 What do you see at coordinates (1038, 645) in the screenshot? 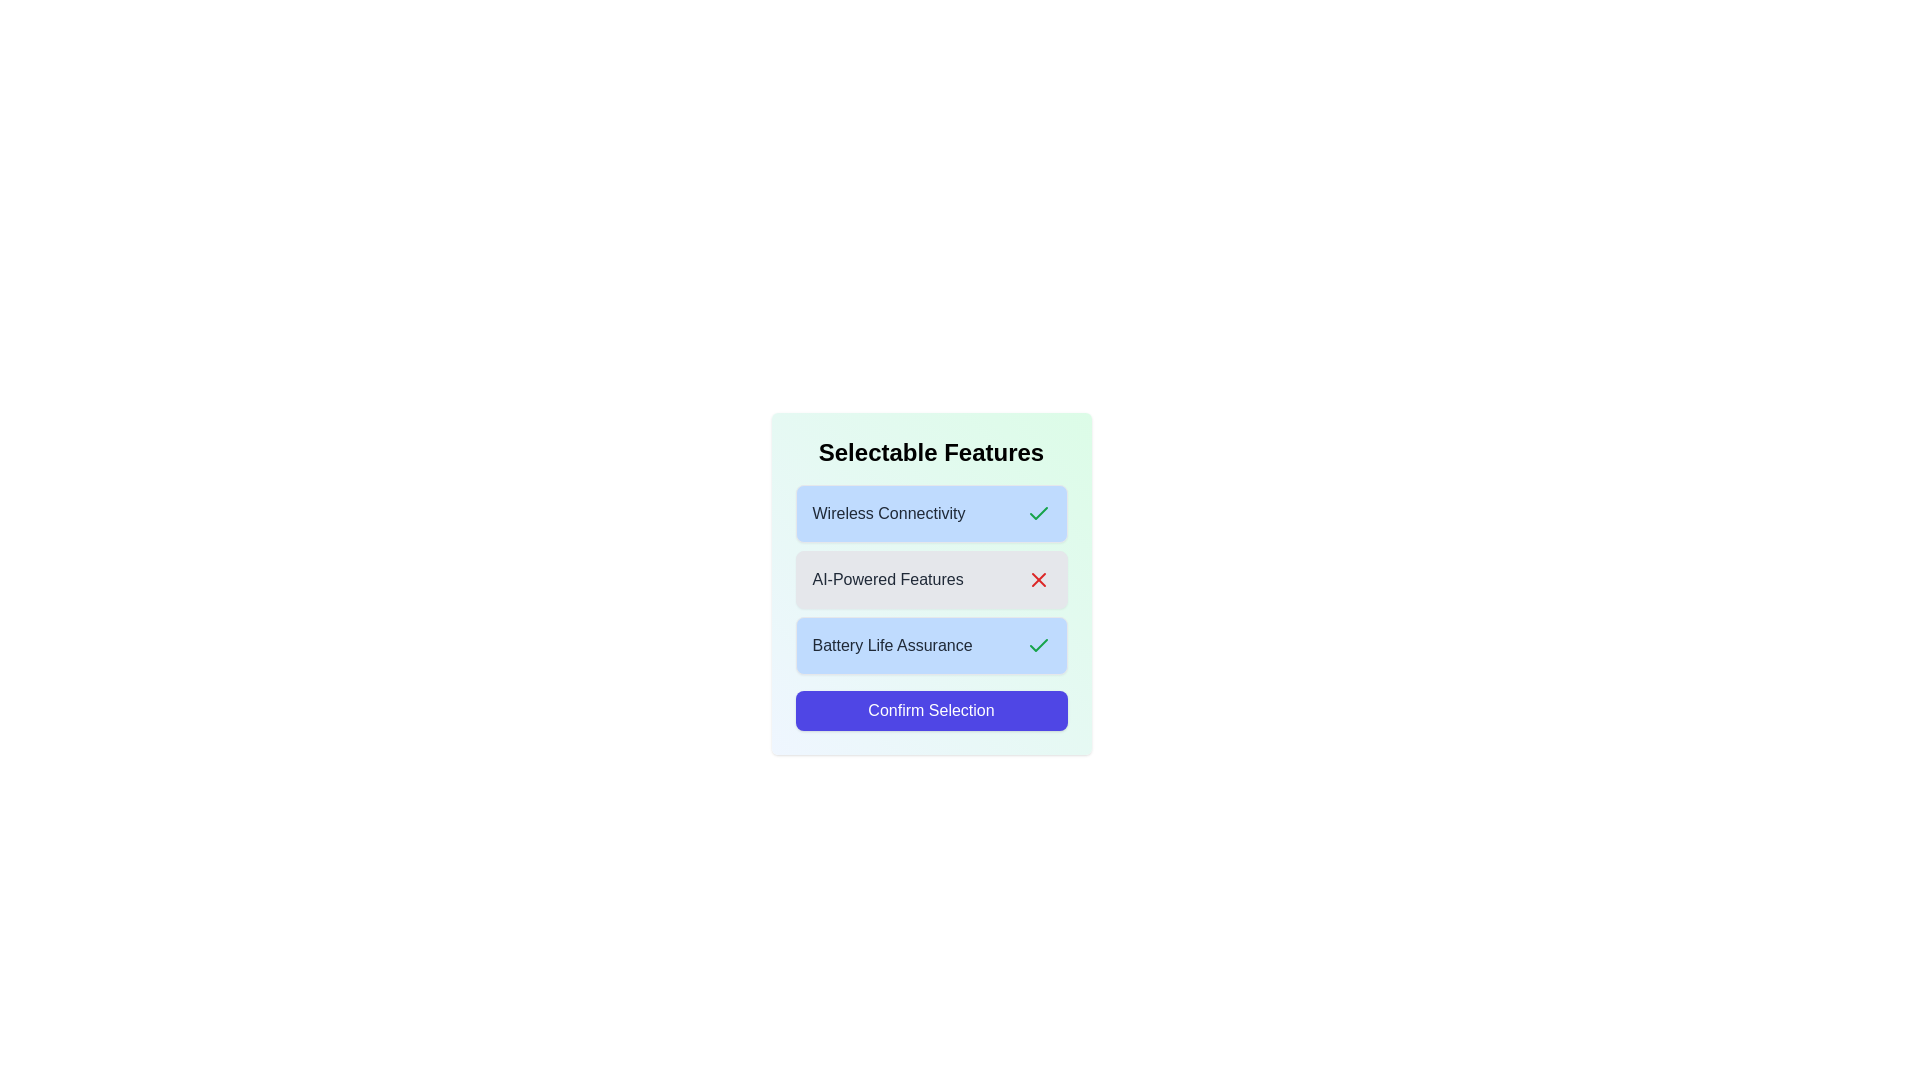
I see `the checkmark icon with a thin outline and green color, located on the right side of the 'Wireless Connectivity' row, within a blue rectangular background` at bounding box center [1038, 645].